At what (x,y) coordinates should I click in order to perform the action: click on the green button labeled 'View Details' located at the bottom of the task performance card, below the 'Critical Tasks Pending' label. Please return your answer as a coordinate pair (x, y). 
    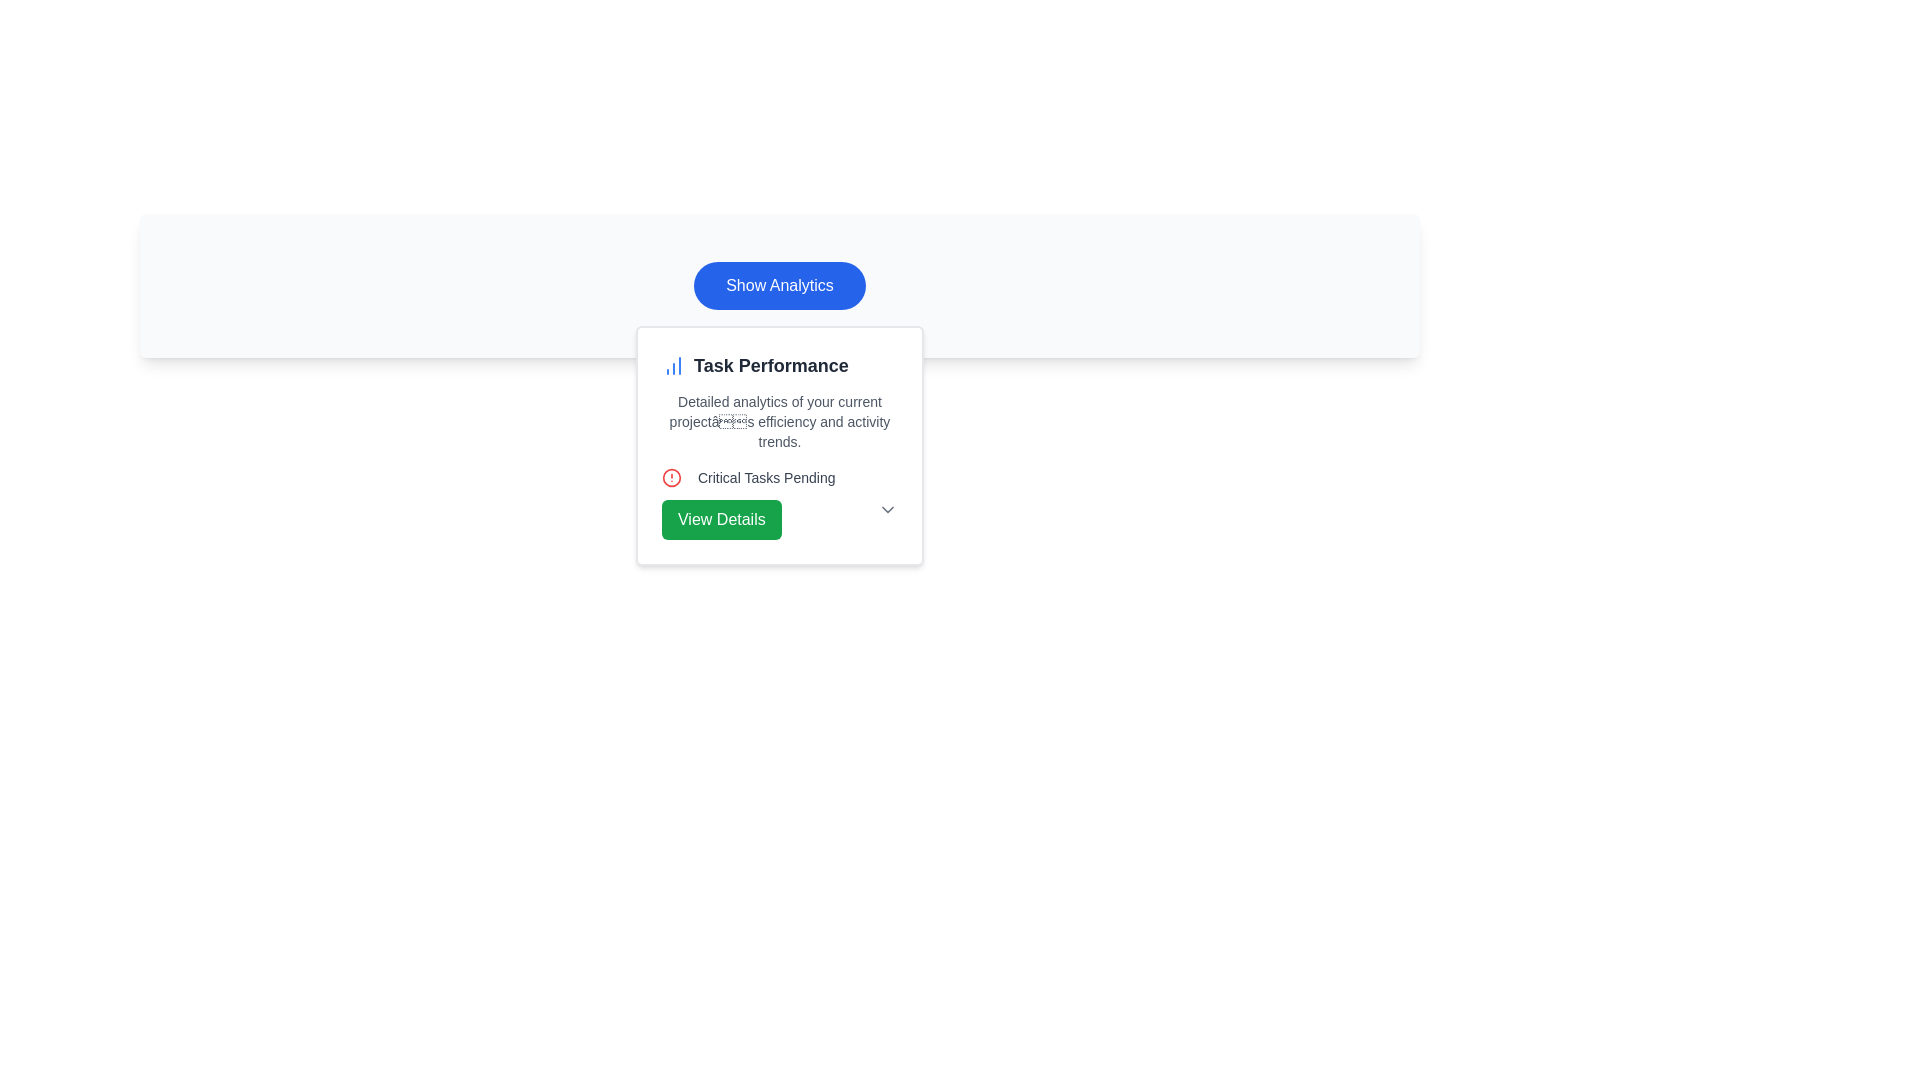
    Looking at the image, I should click on (778, 519).